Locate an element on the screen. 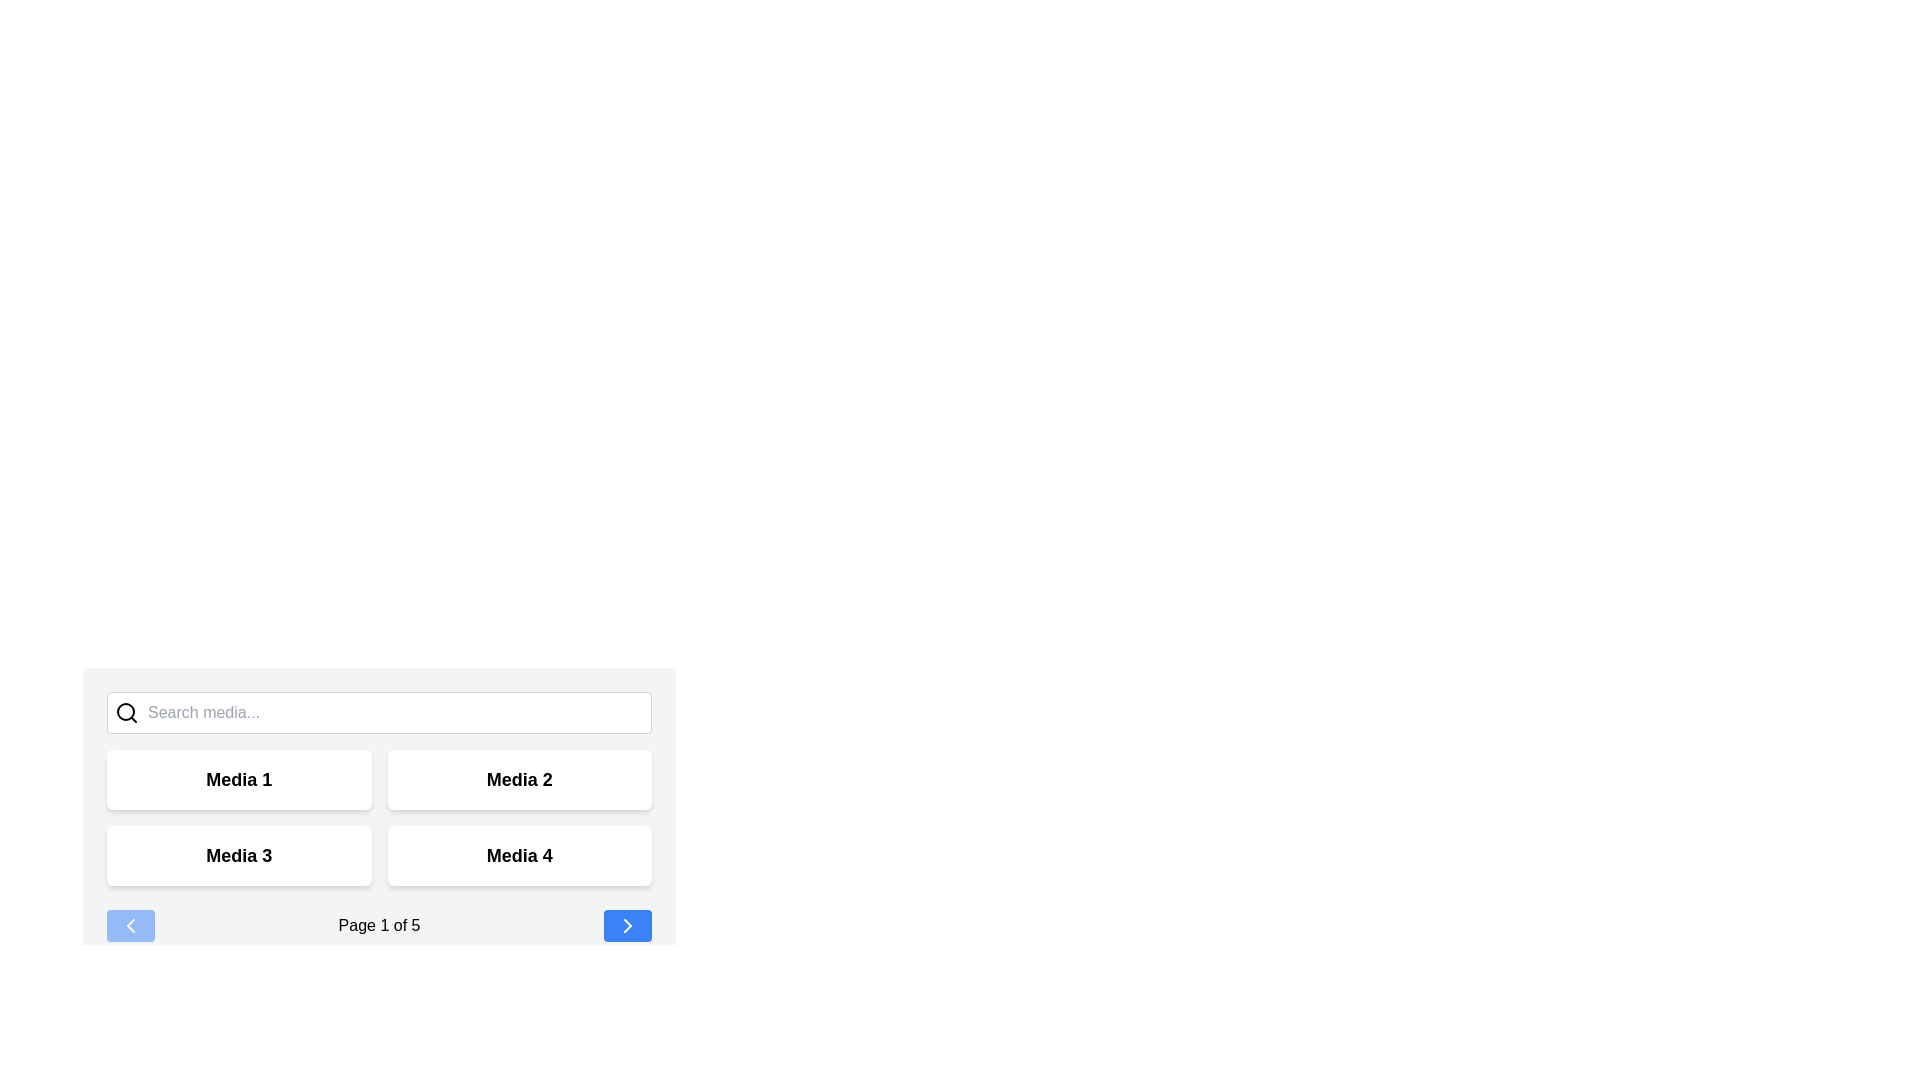 The image size is (1920, 1080). the 'previous' button located at the bottom left corner of the navigation bar is located at coordinates (129, 925).